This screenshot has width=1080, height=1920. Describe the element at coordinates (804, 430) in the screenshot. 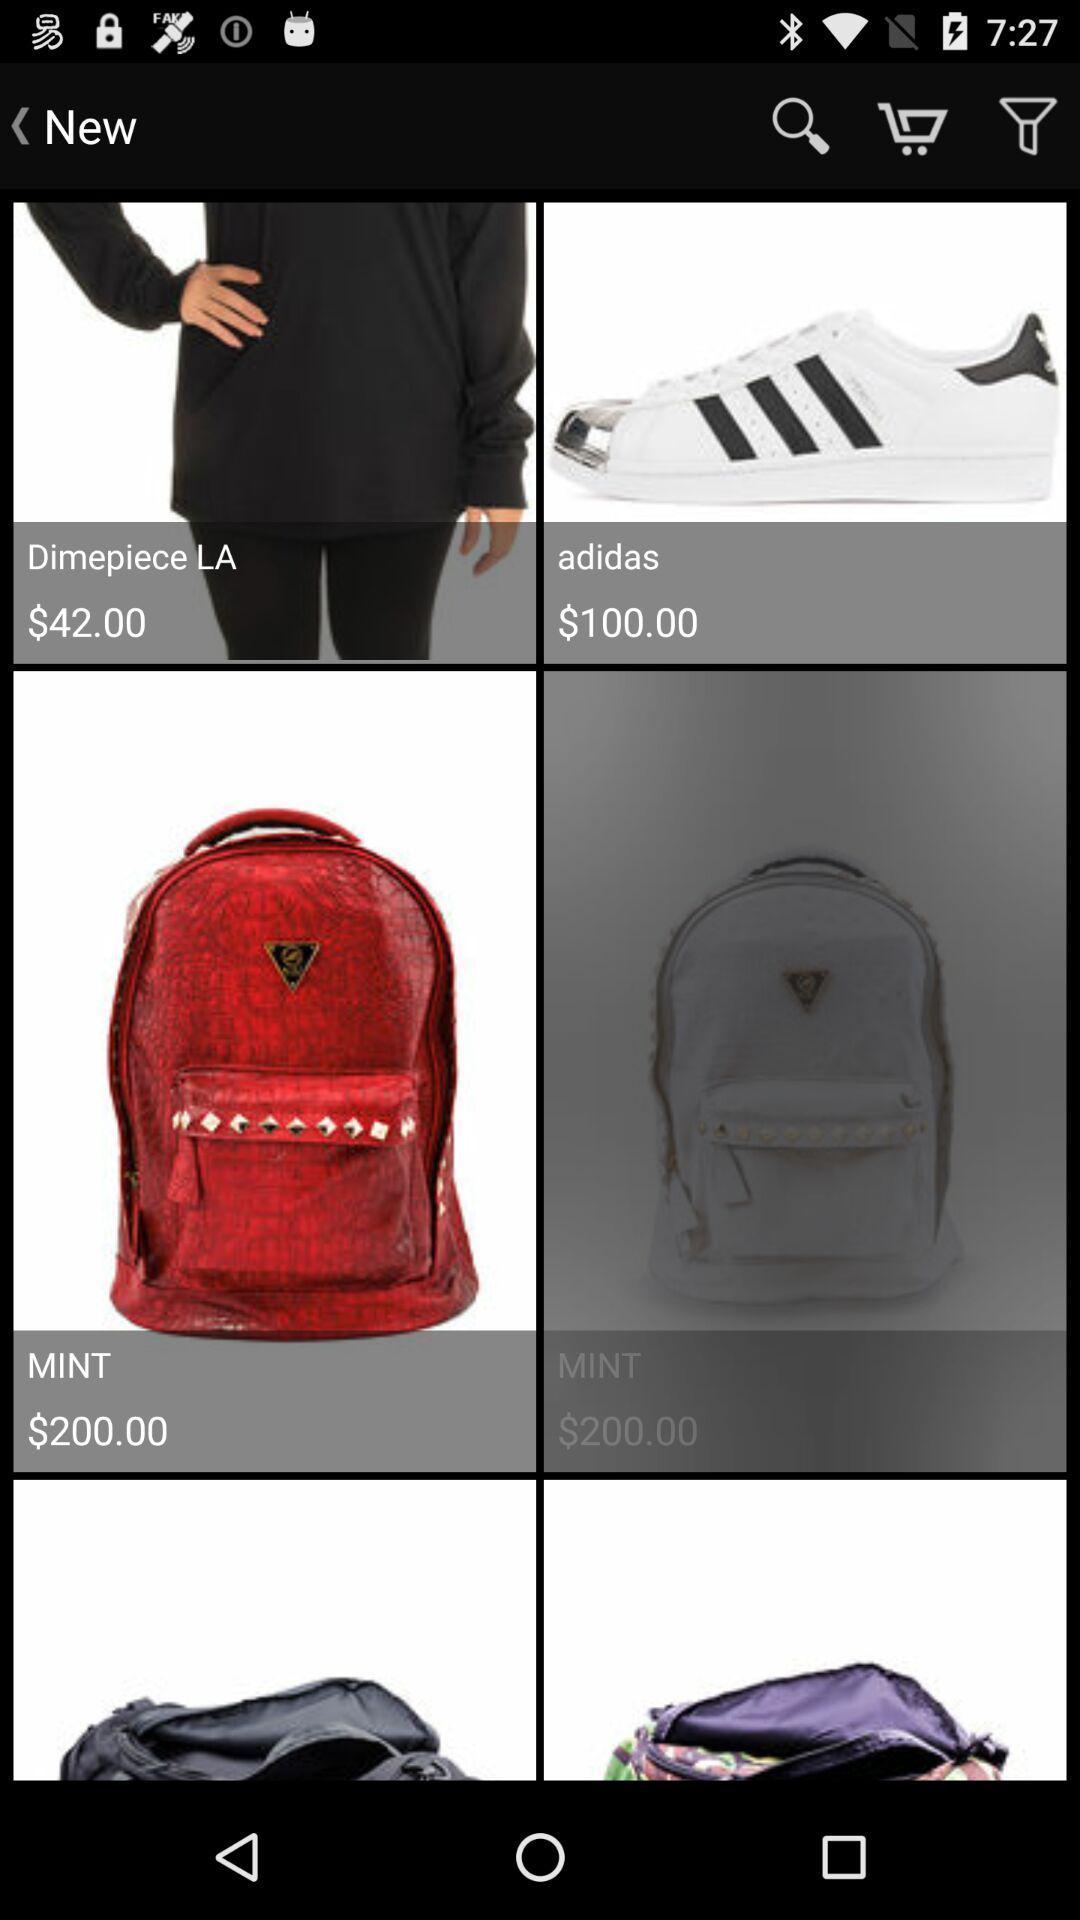

I see `the shoe image` at that location.